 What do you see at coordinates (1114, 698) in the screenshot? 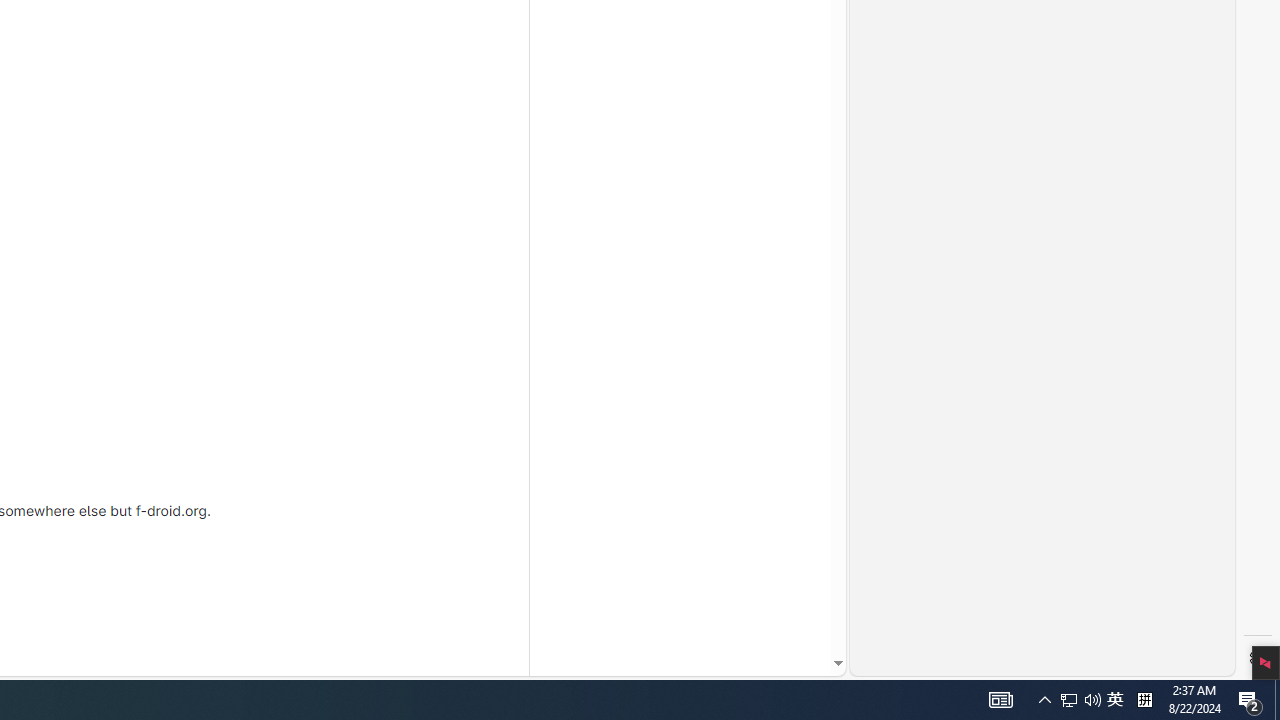
I see `'Q2790: 100%'` at bounding box center [1114, 698].